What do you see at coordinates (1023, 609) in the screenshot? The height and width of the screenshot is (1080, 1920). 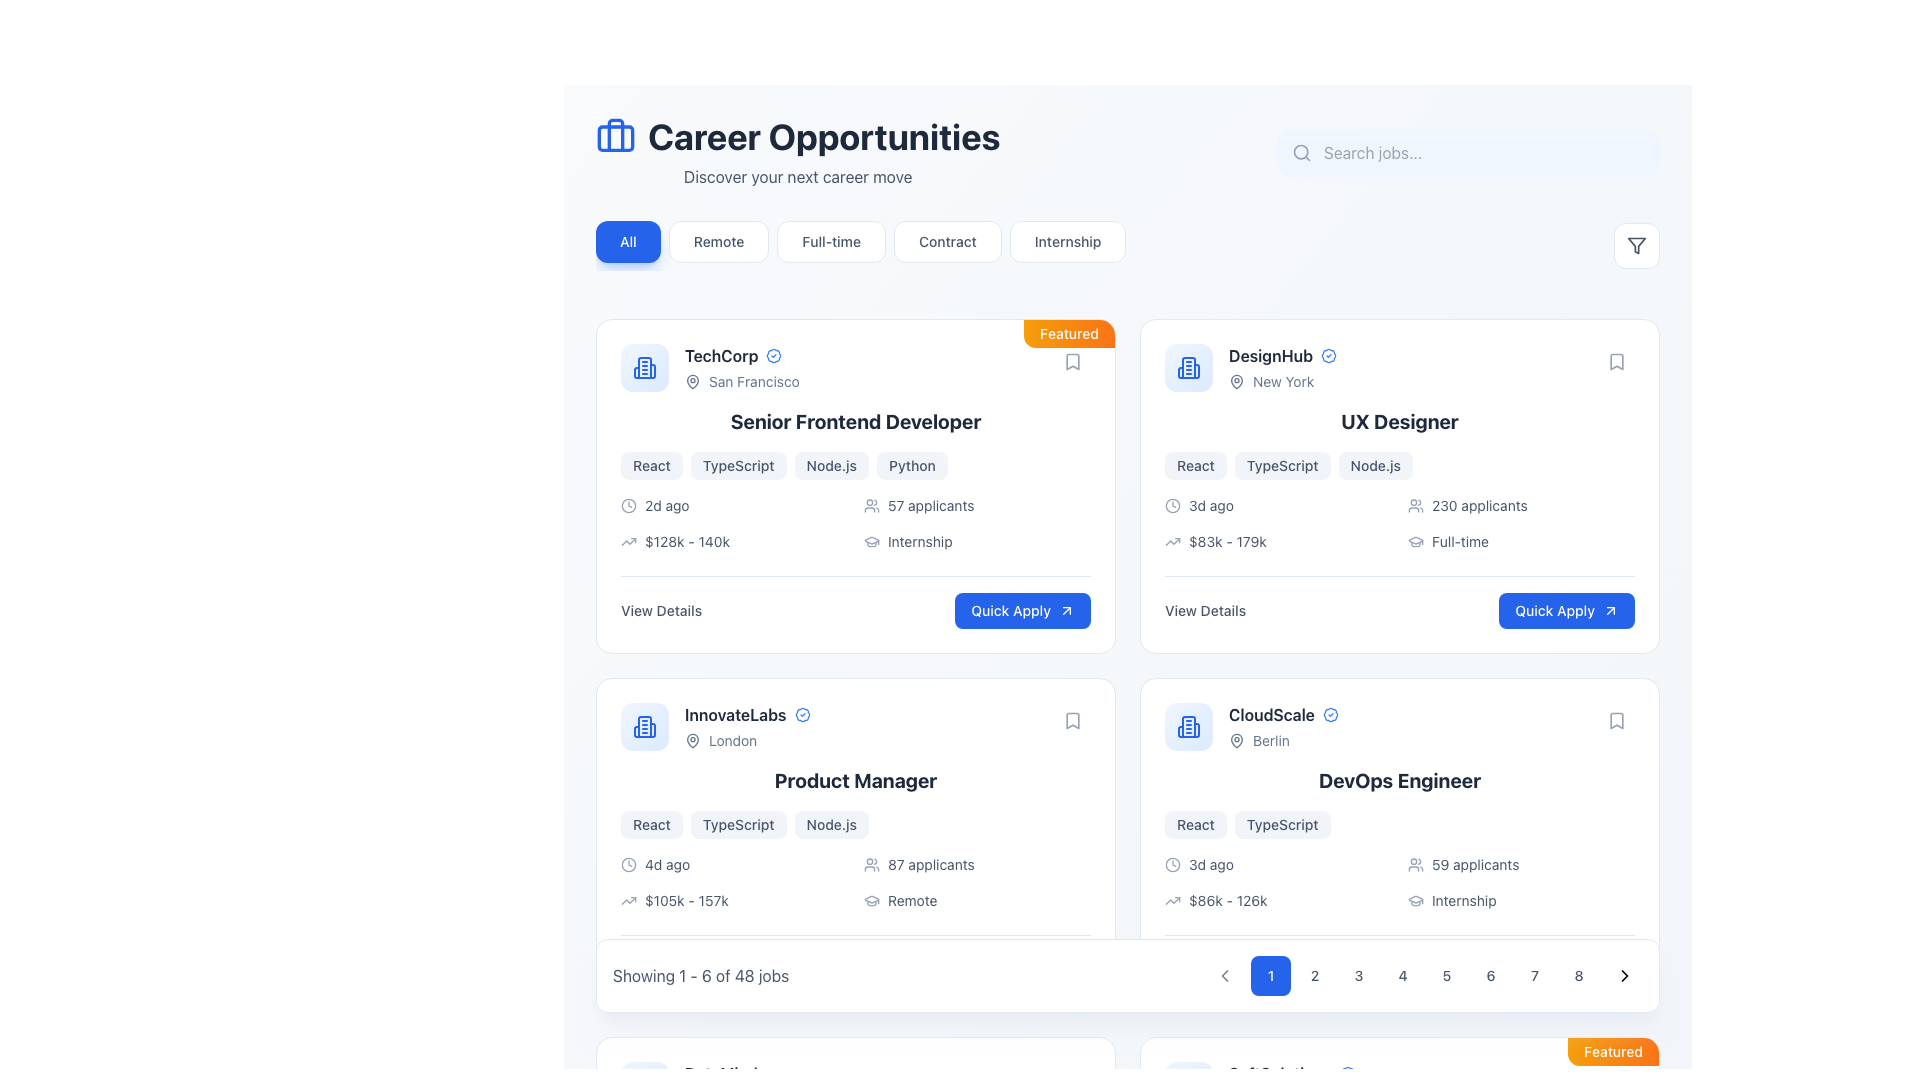 I see `the 'Quick Apply' button with a deep blue background and white text and icon, located in the lower right corner of the job card for 'Senior Frontend Developer' at 'TechCorp'` at bounding box center [1023, 609].